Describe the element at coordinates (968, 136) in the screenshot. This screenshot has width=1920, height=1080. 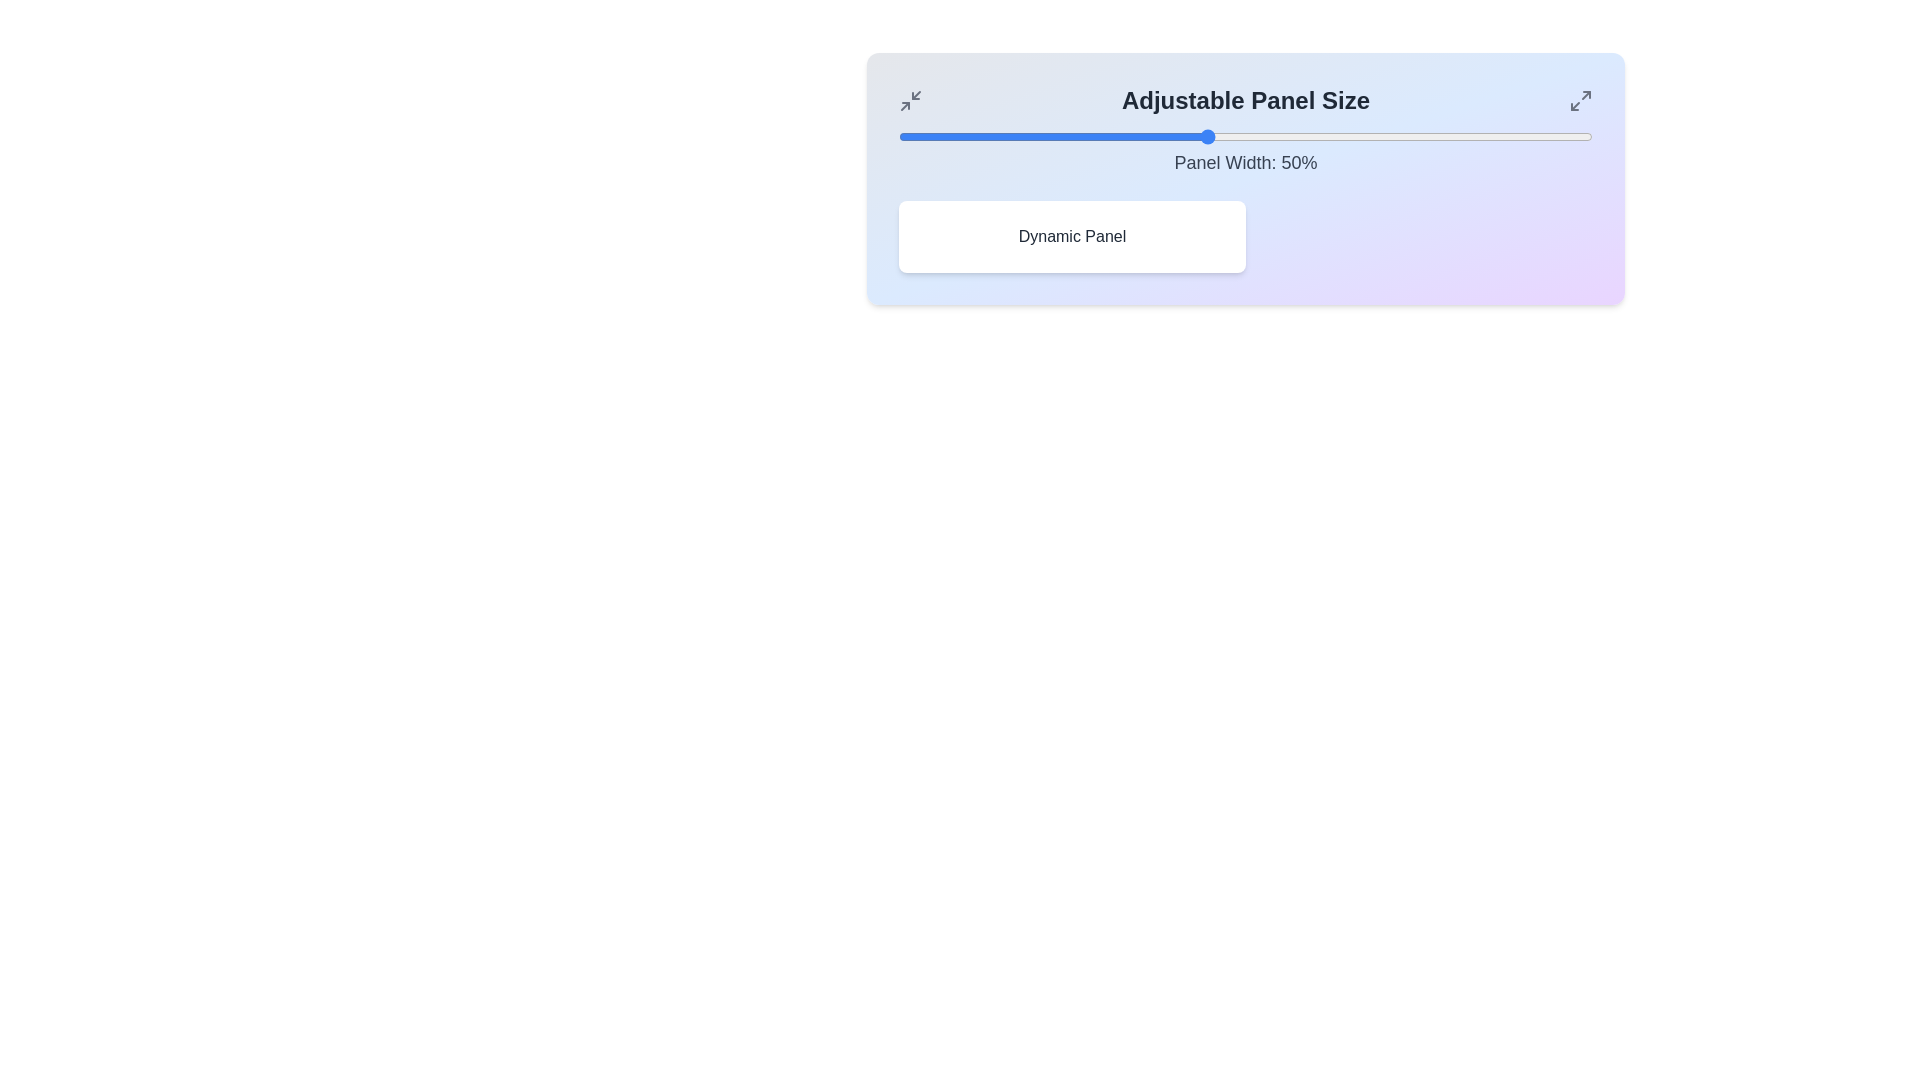
I see `the slider value` at that location.